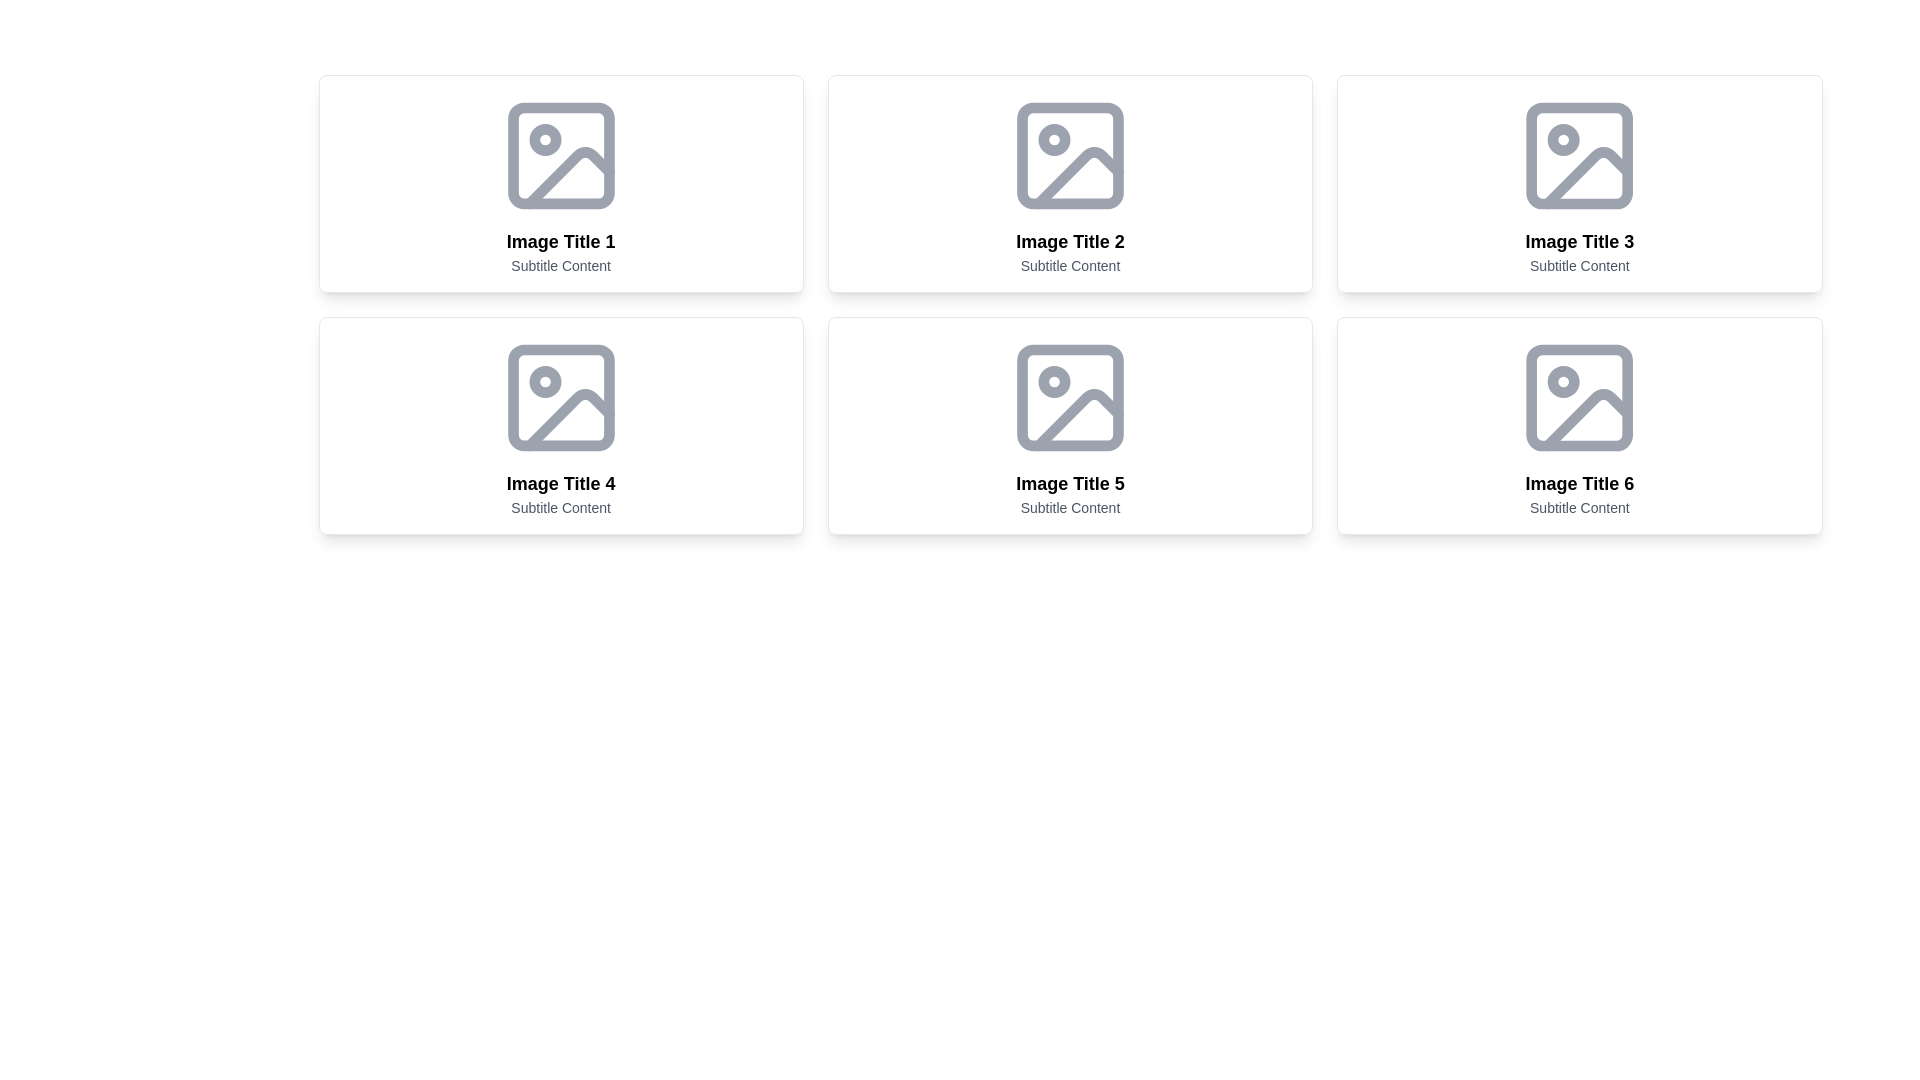  What do you see at coordinates (1578, 483) in the screenshot?
I see `the text label that reads 'Image Title 6', which is styled in bold and larger font, located under an image placeholder and above the subtitle 'Subtitle Content' within the sixth card of a grid layout` at bounding box center [1578, 483].